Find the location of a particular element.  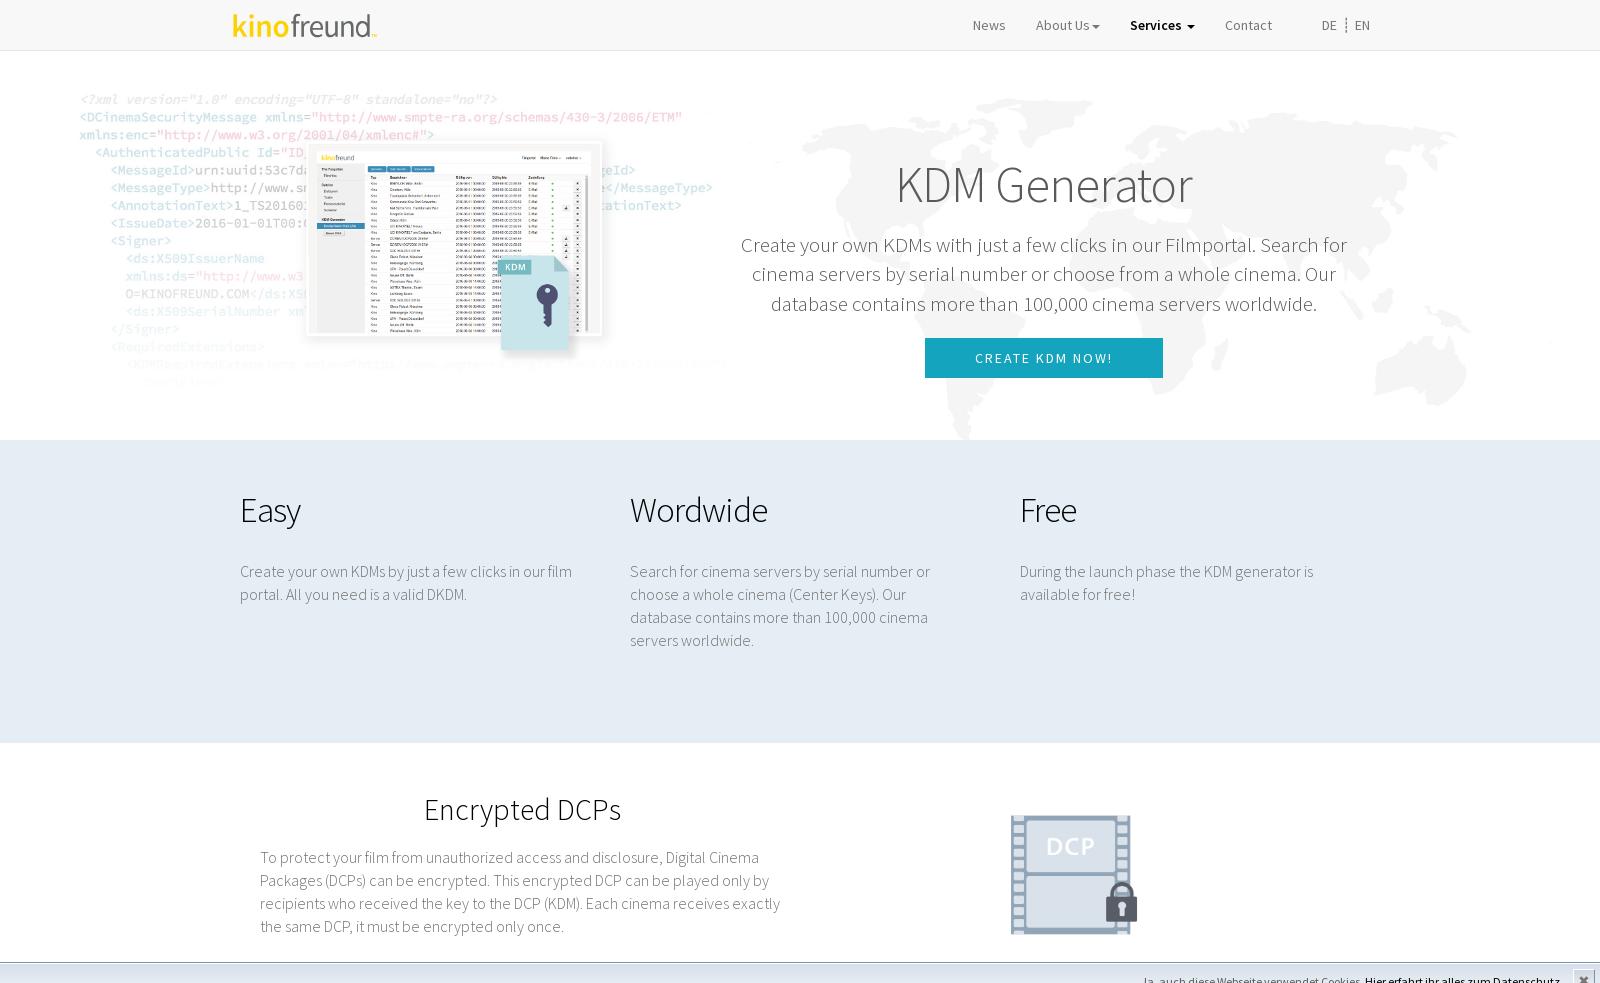

'Create KDM now!' is located at coordinates (1043, 357).